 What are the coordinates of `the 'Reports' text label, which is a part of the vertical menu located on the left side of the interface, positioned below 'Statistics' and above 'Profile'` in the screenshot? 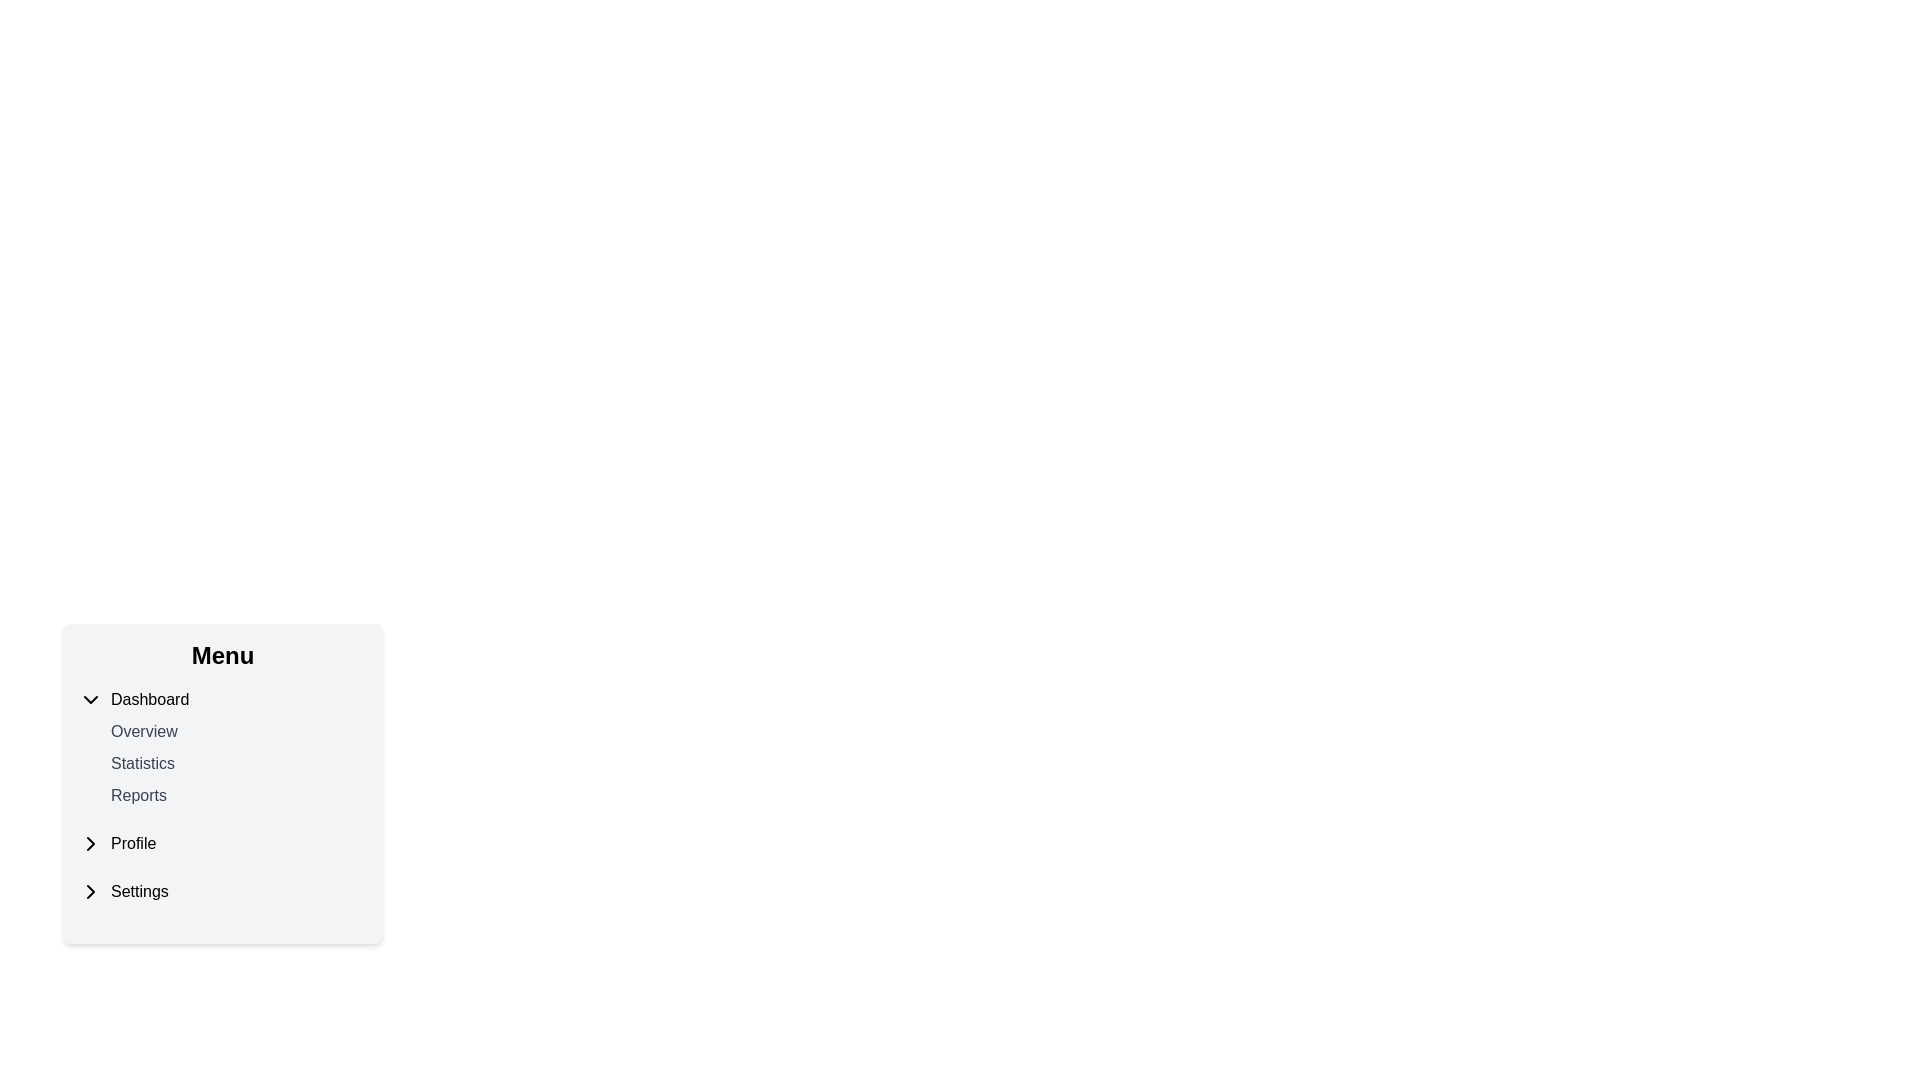 It's located at (138, 794).